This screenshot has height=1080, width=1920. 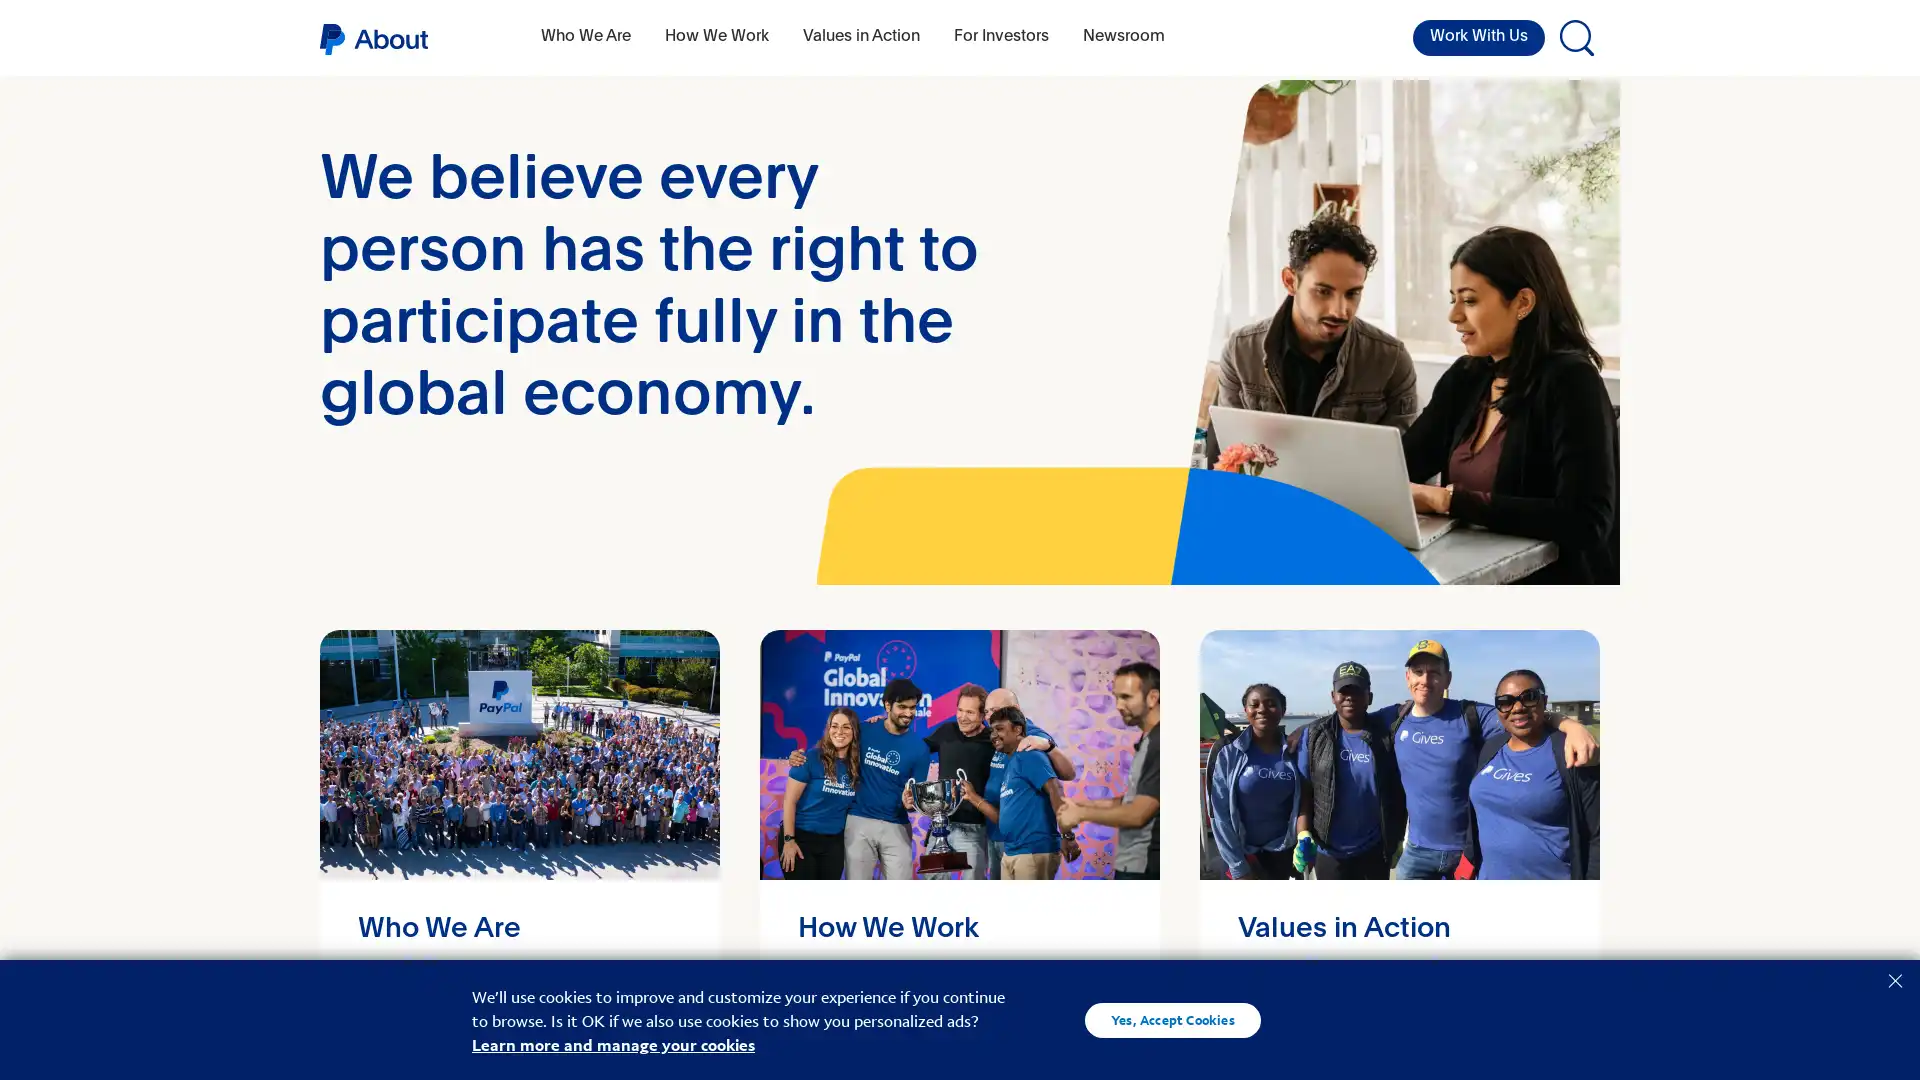 What do you see at coordinates (1172, 1019) in the screenshot?
I see `Yes, Accept Cookies` at bounding box center [1172, 1019].